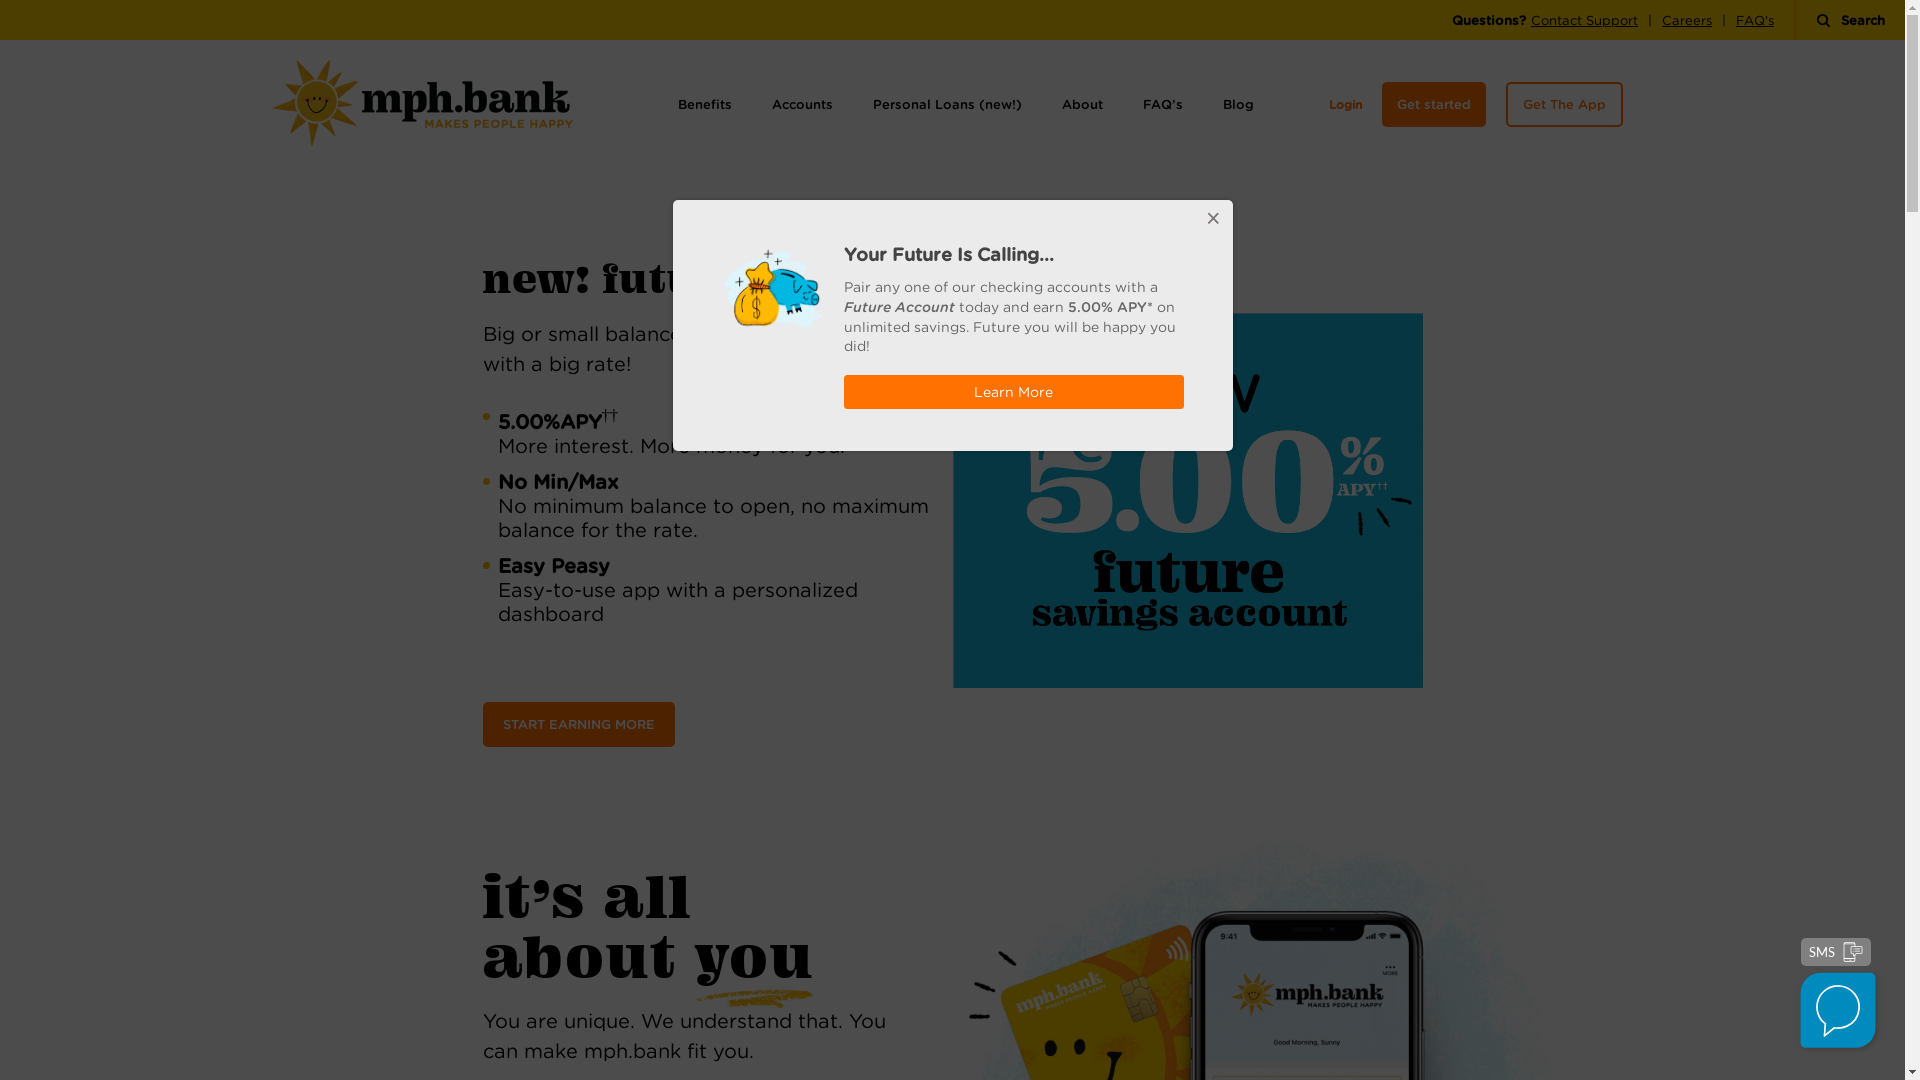 Image resolution: width=1920 pixels, height=1080 pixels. I want to click on 'SMS', so click(1836, 951).